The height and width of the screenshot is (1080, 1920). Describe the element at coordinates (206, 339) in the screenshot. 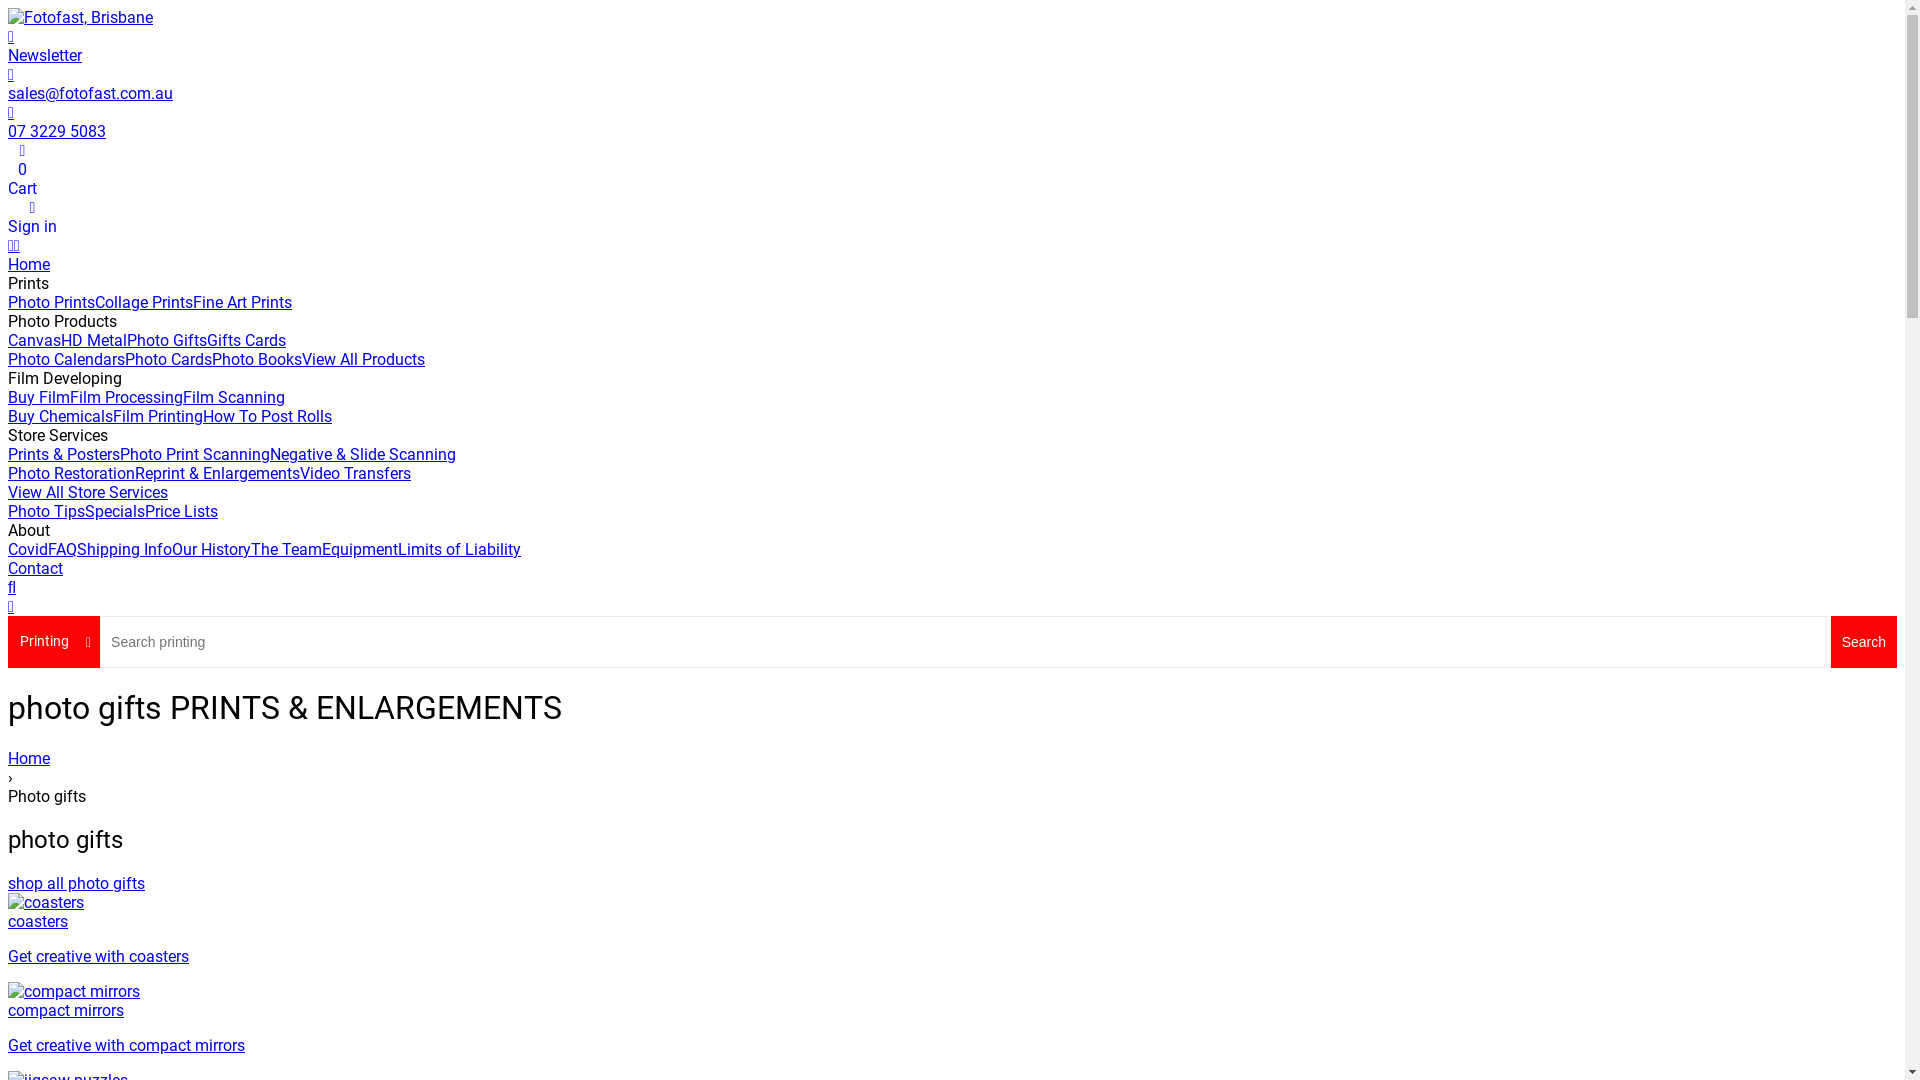

I see `'Gifts Cards'` at that location.